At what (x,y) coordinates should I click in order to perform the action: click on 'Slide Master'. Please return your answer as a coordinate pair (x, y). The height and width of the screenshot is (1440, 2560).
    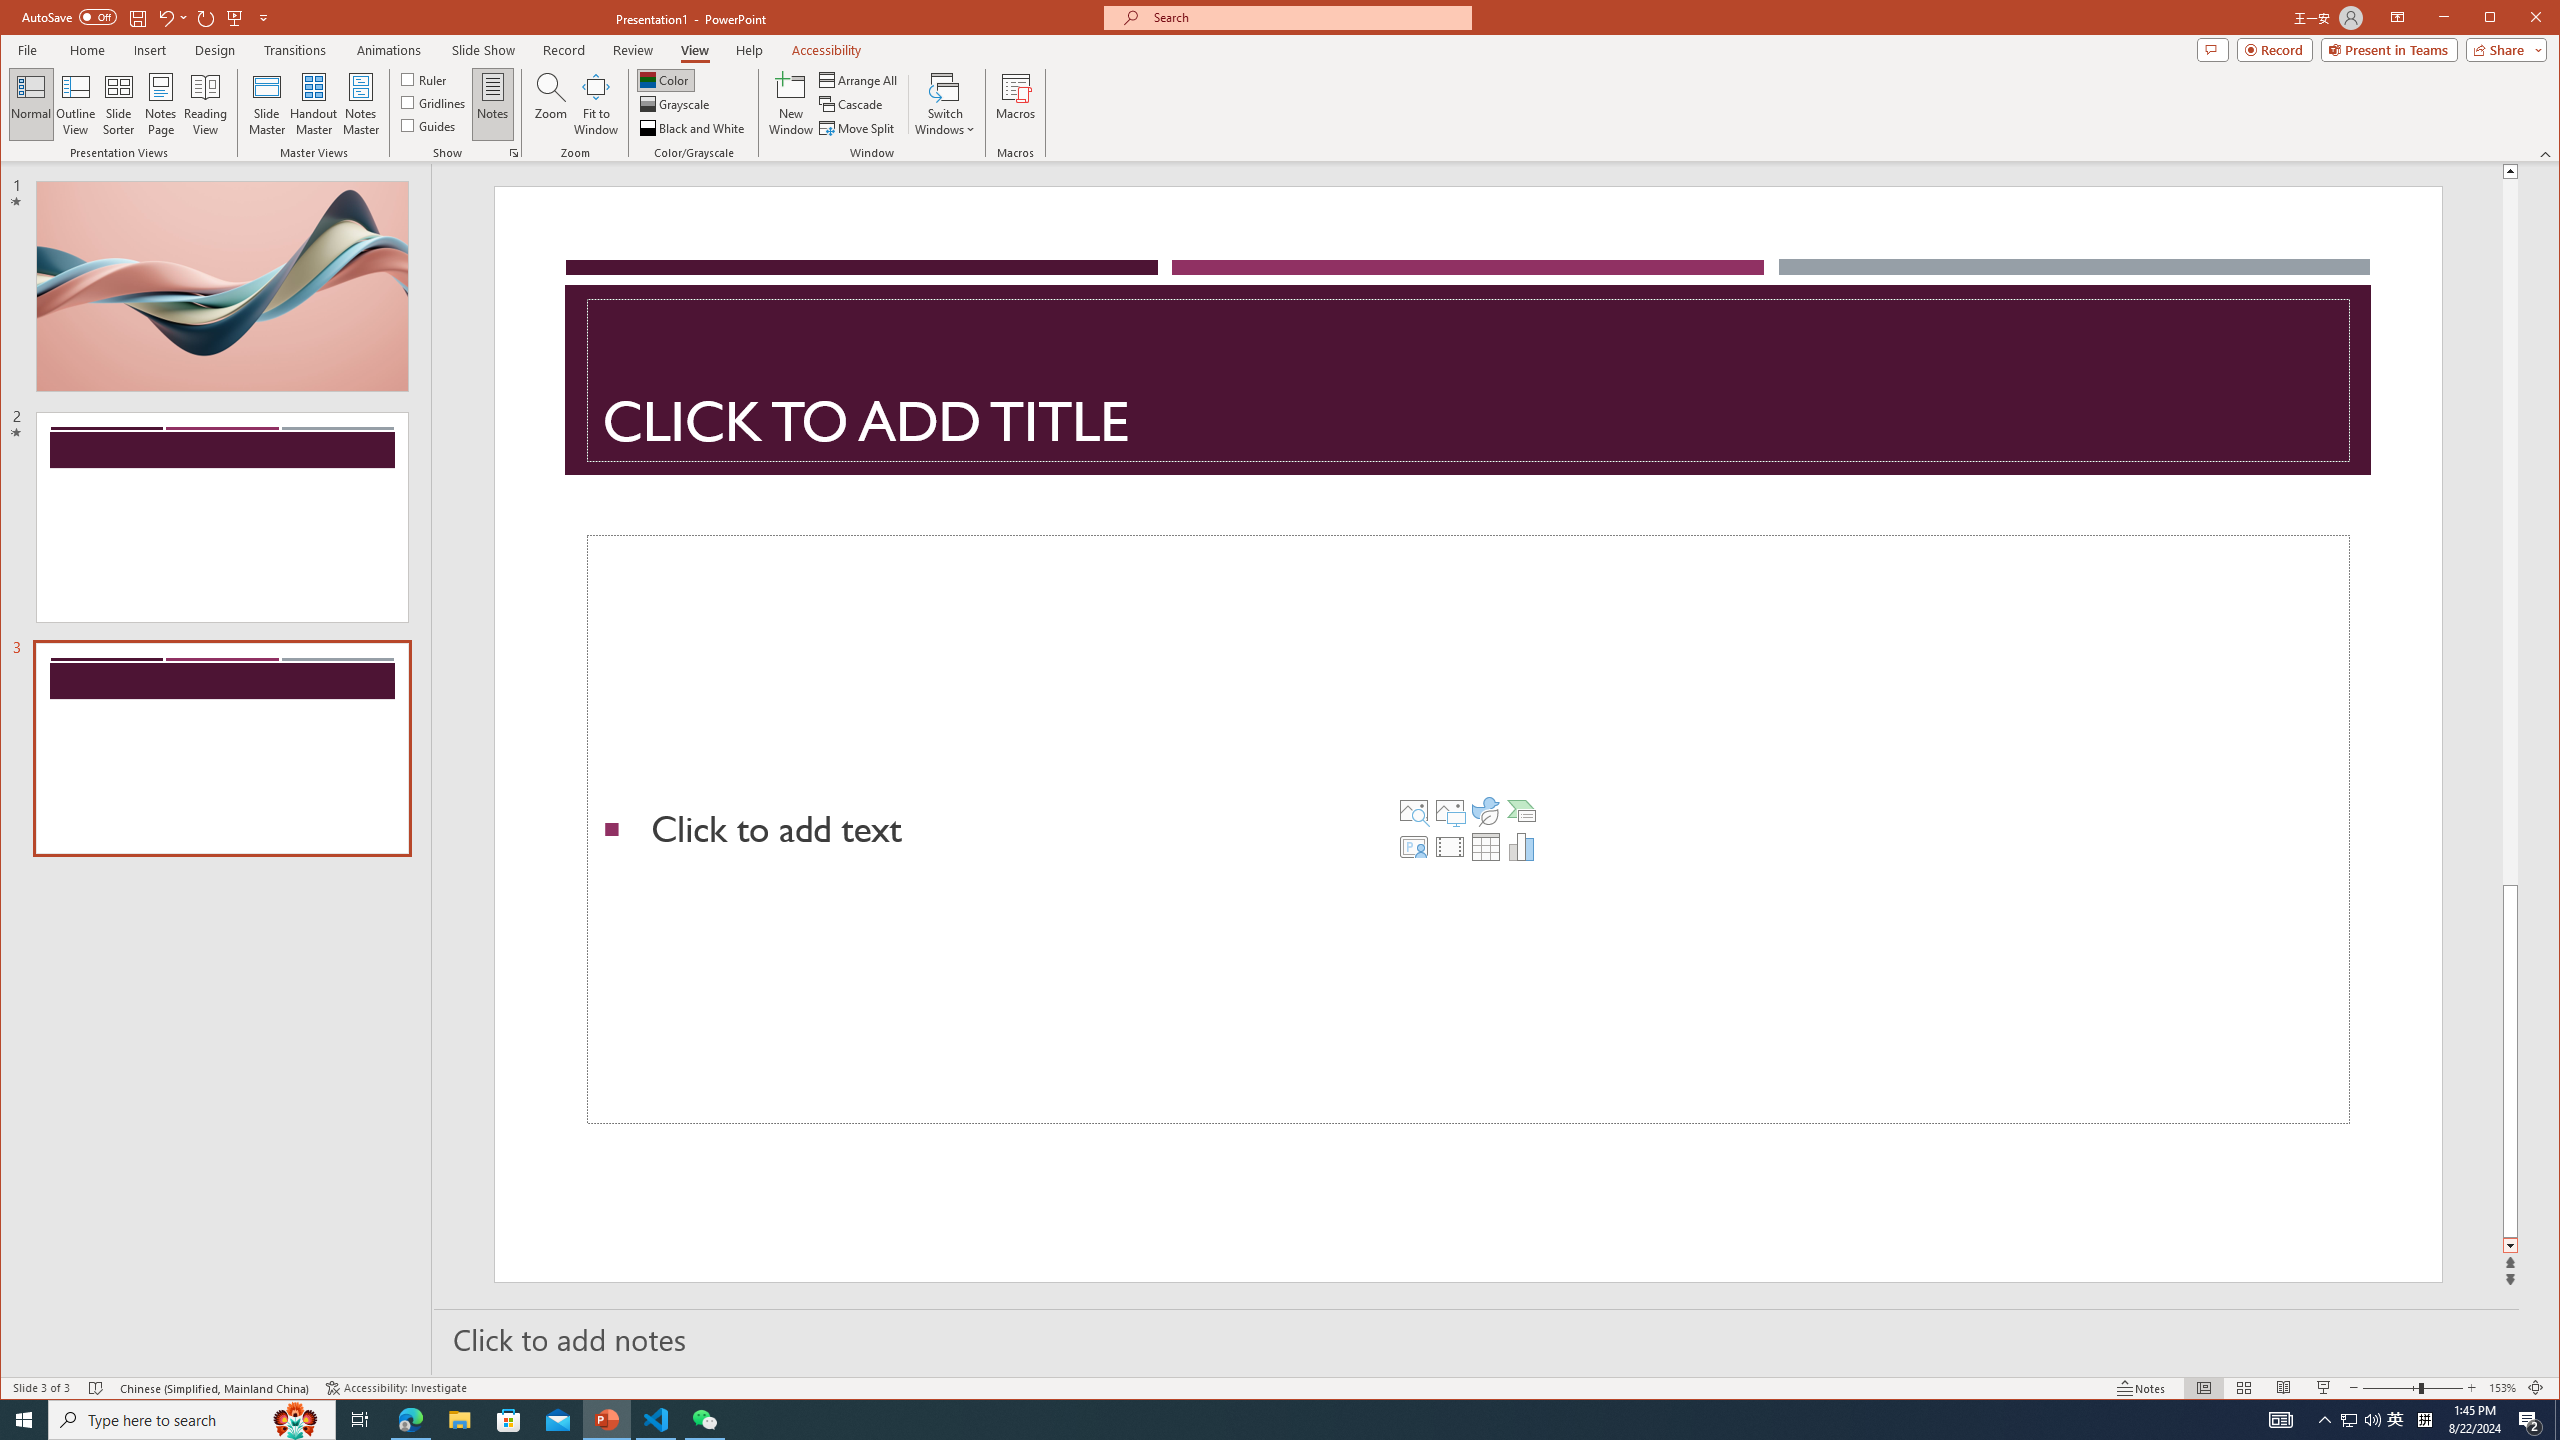
    Looking at the image, I should click on (265, 103).